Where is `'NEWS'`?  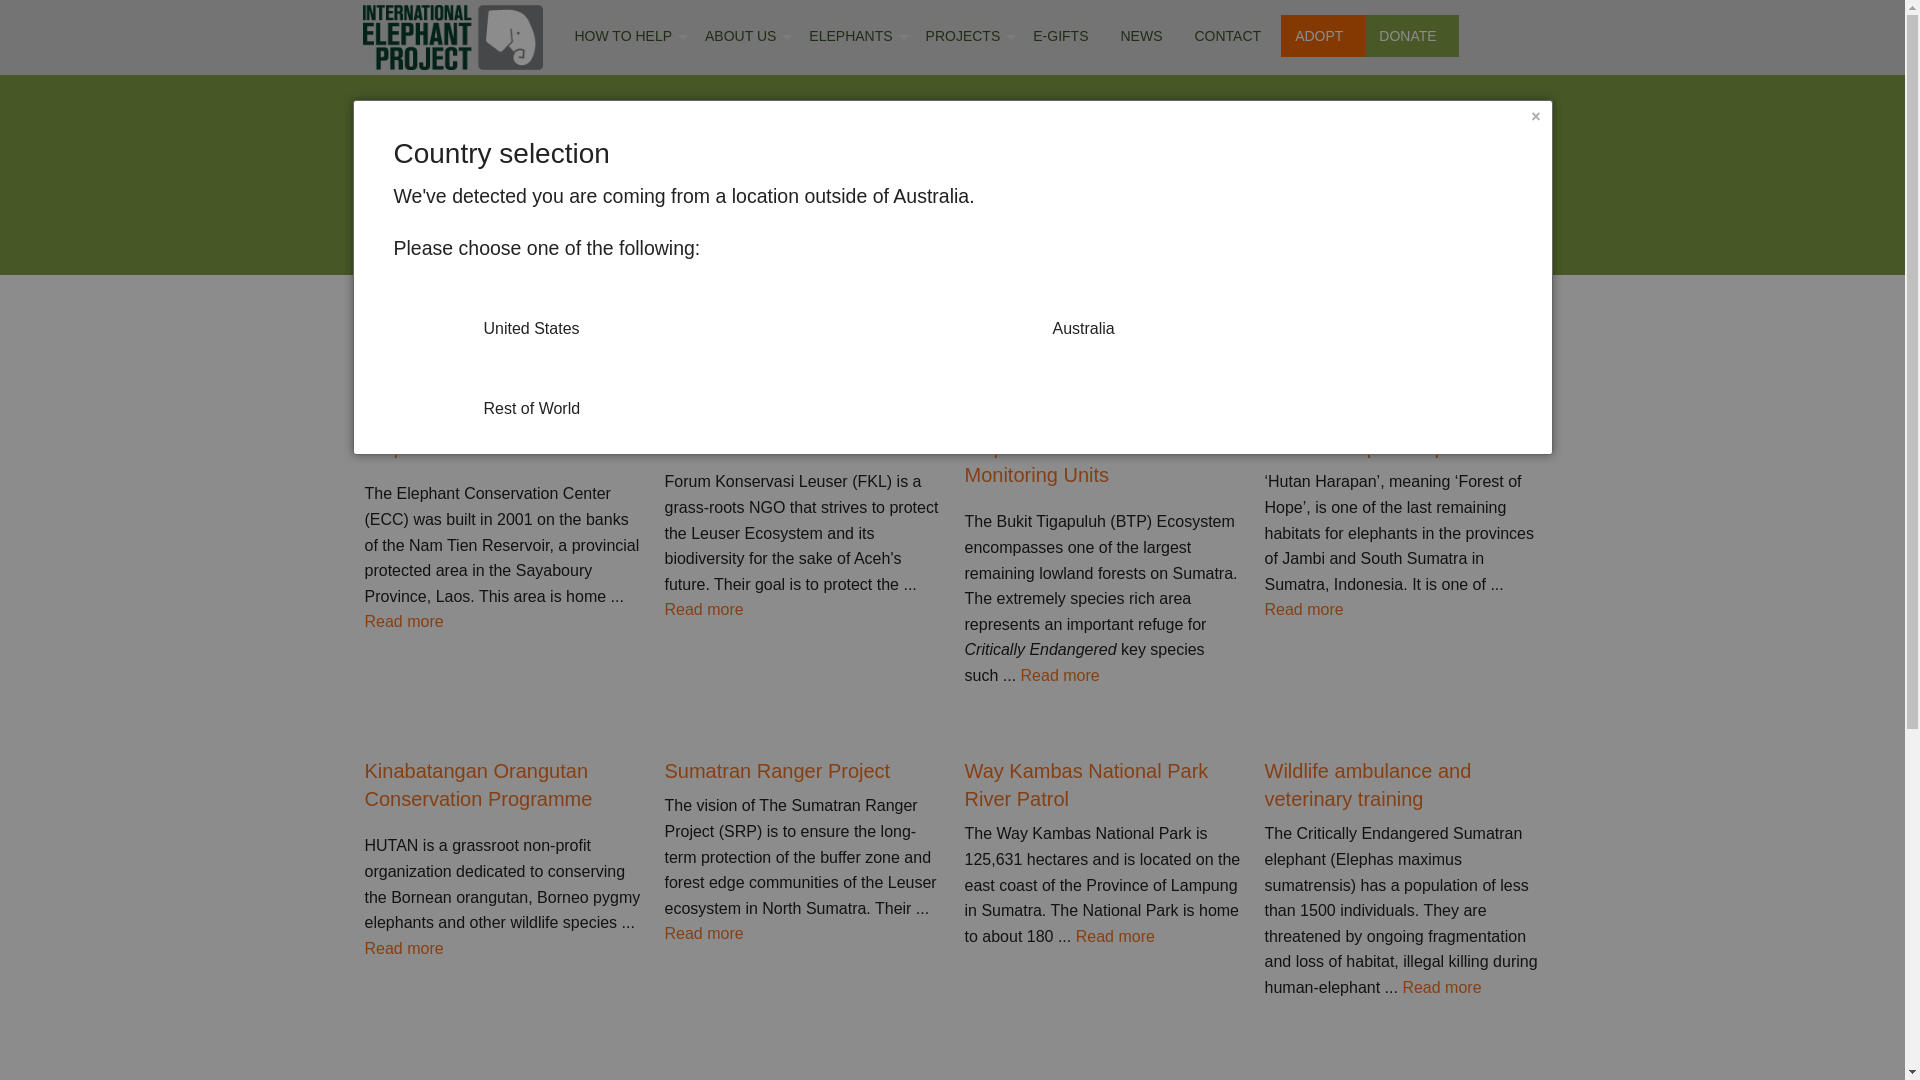 'NEWS' is located at coordinates (1107, 35).